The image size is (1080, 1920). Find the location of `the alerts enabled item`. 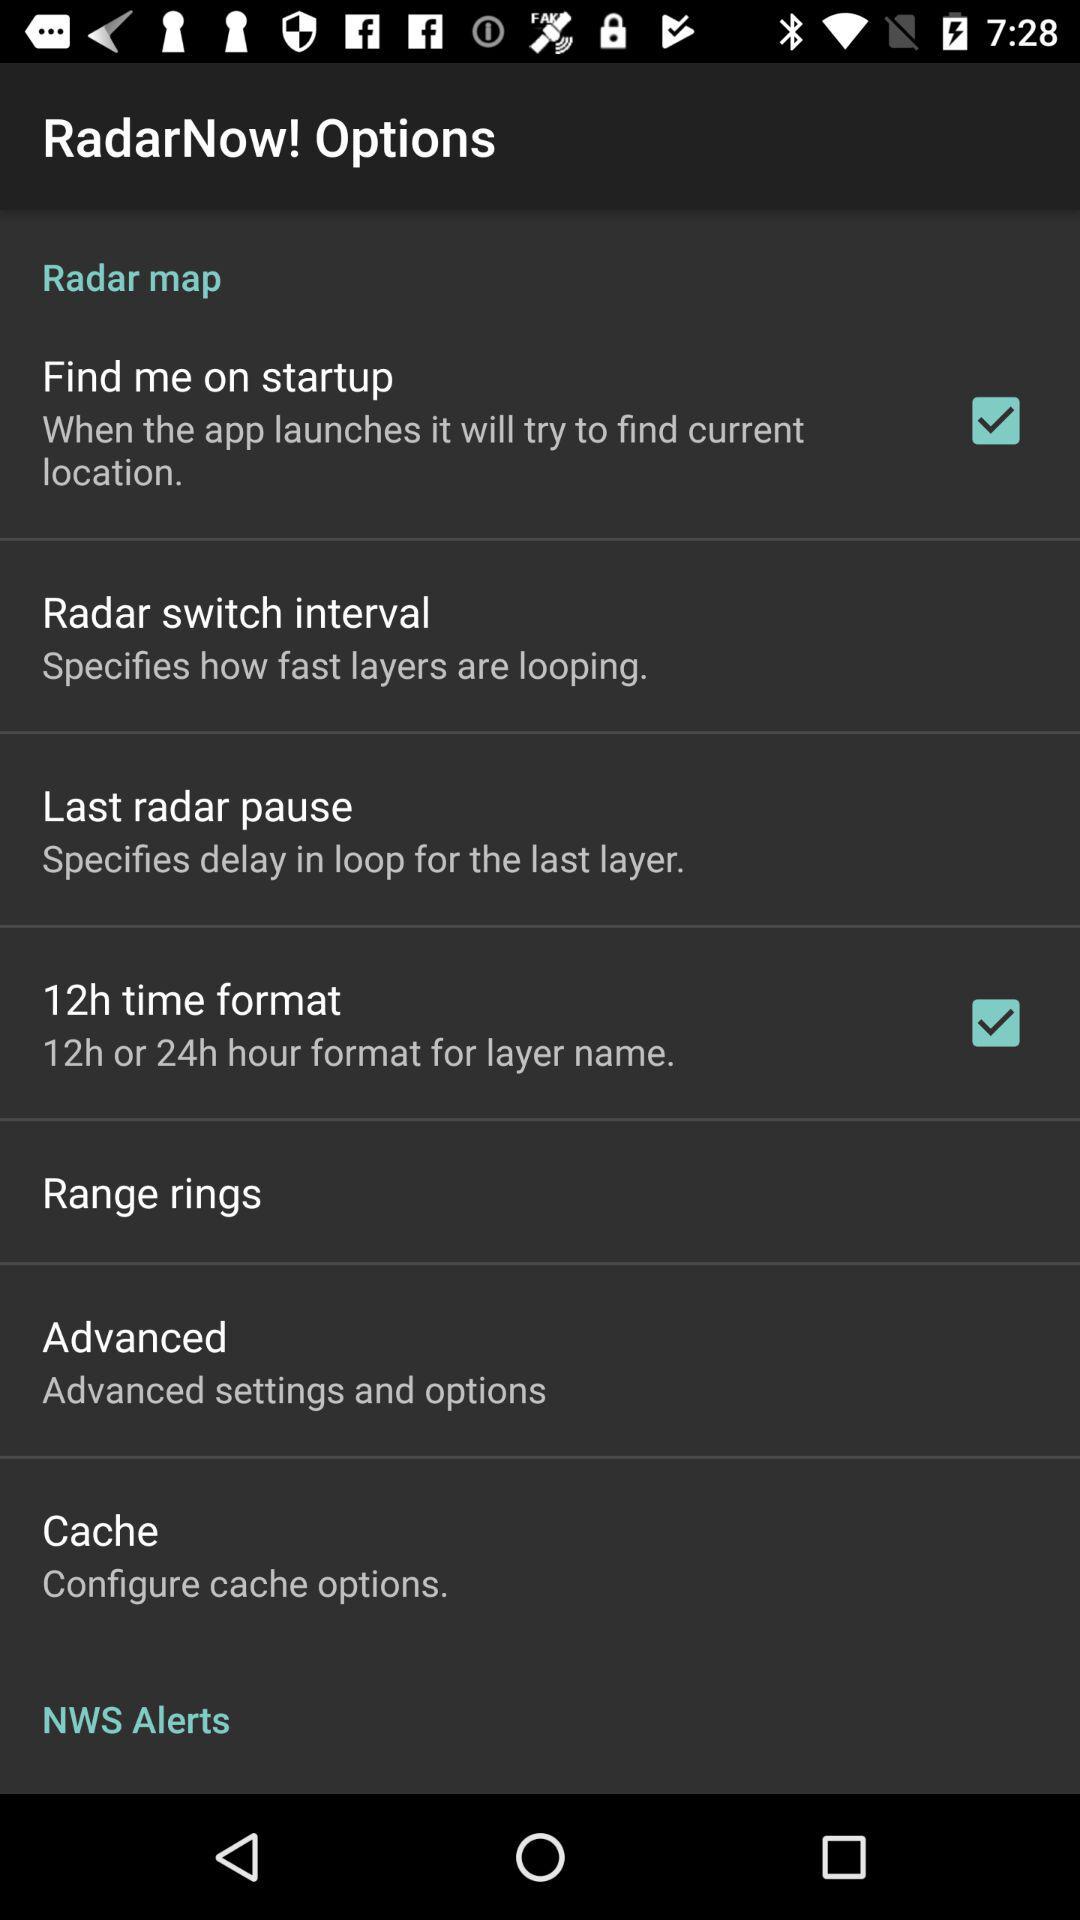

the alerts enabled item is located at coordinates (176, 1791).